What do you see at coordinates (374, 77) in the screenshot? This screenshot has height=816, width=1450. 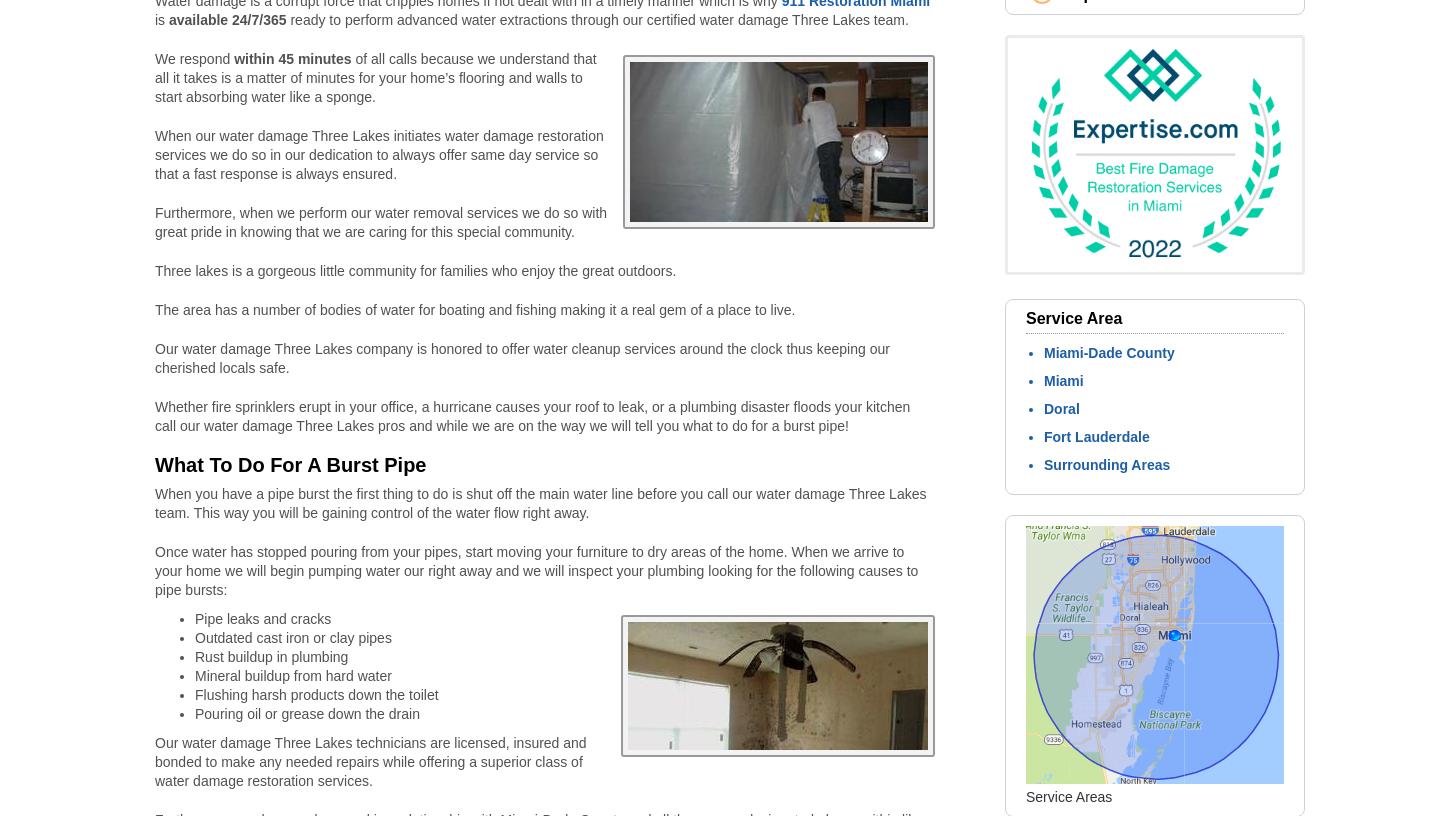 I see `'of all calls because we understand that all it takes is a matter of minutes for your home’s flooring and walls to start absorbing water like a sponge.'` at bounding box center [374, 77].